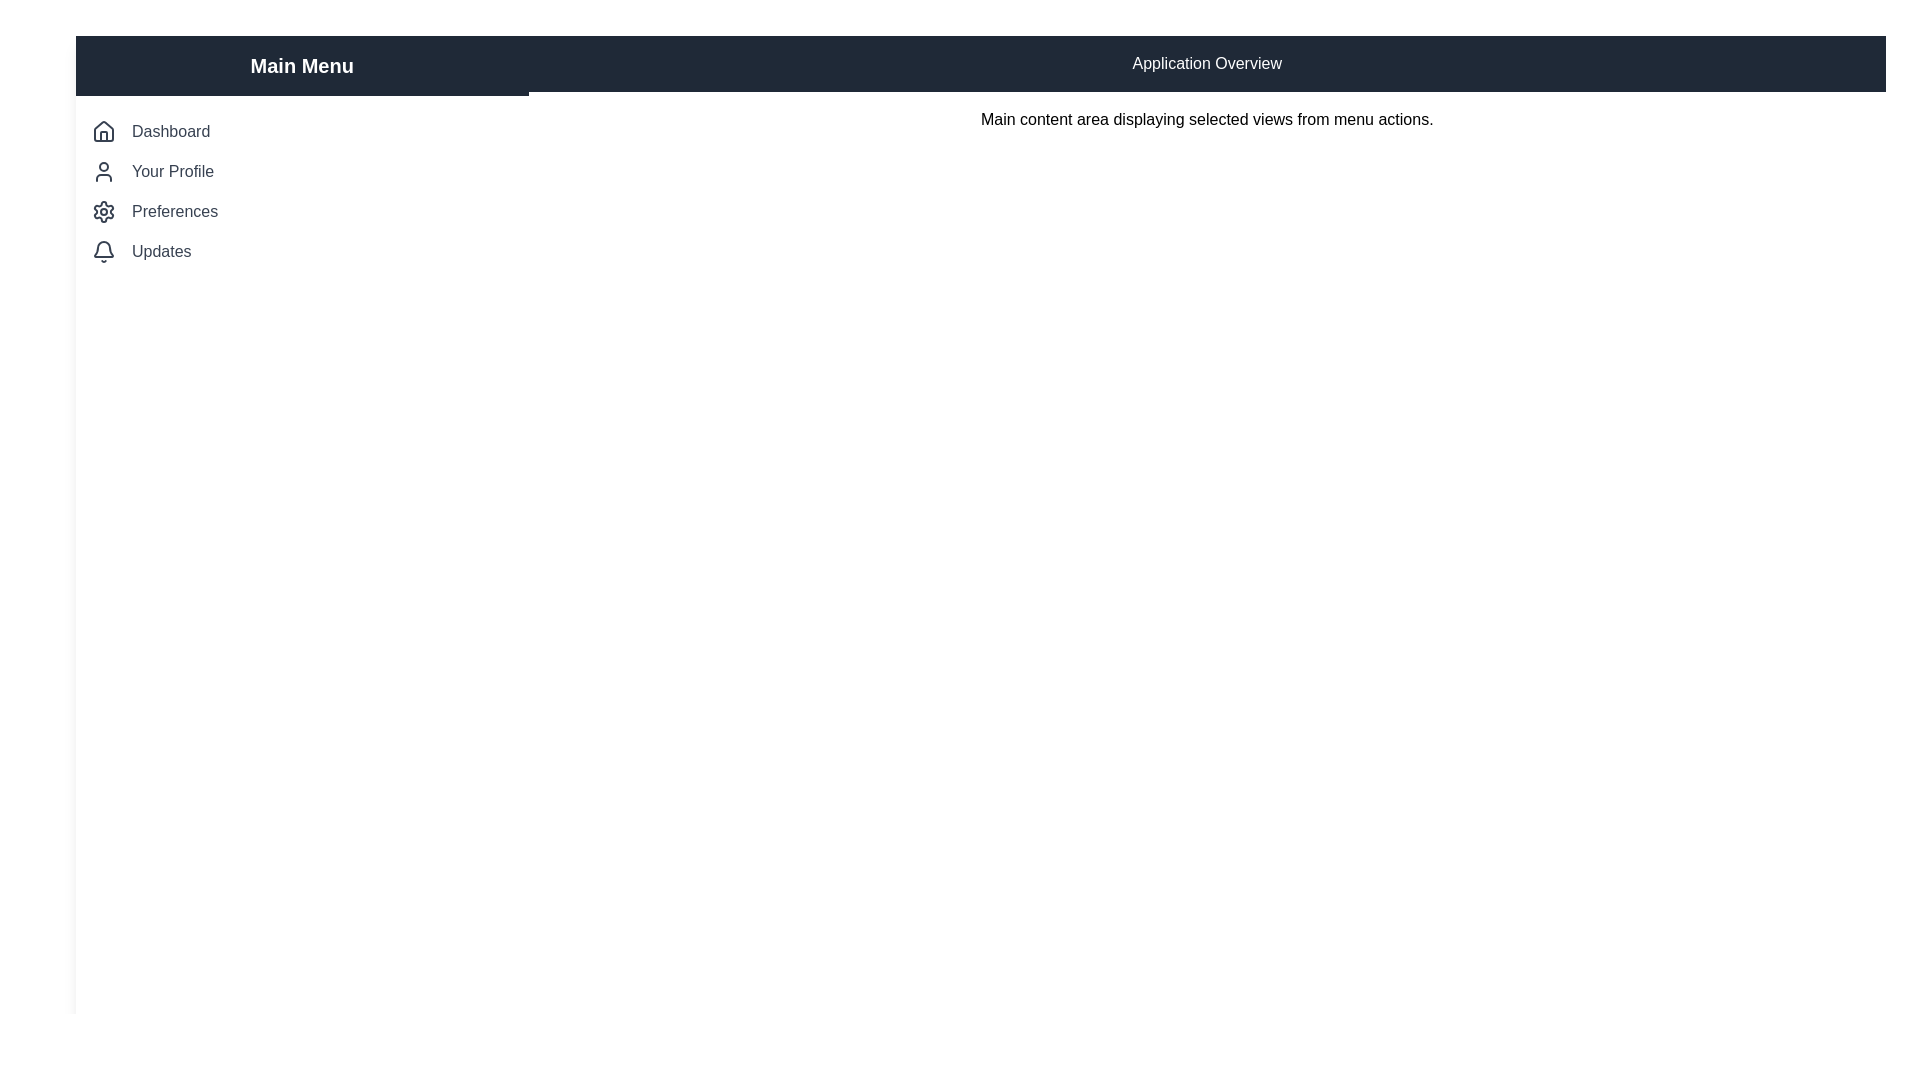 This screenshot has width=1920, height=1080. What do you see at coordinates (301, 171) in the screenshot?
I see `the second menu item labeled 'Your Profile' in the vertical 'Main Menu'` at bounding box center [301, 171].